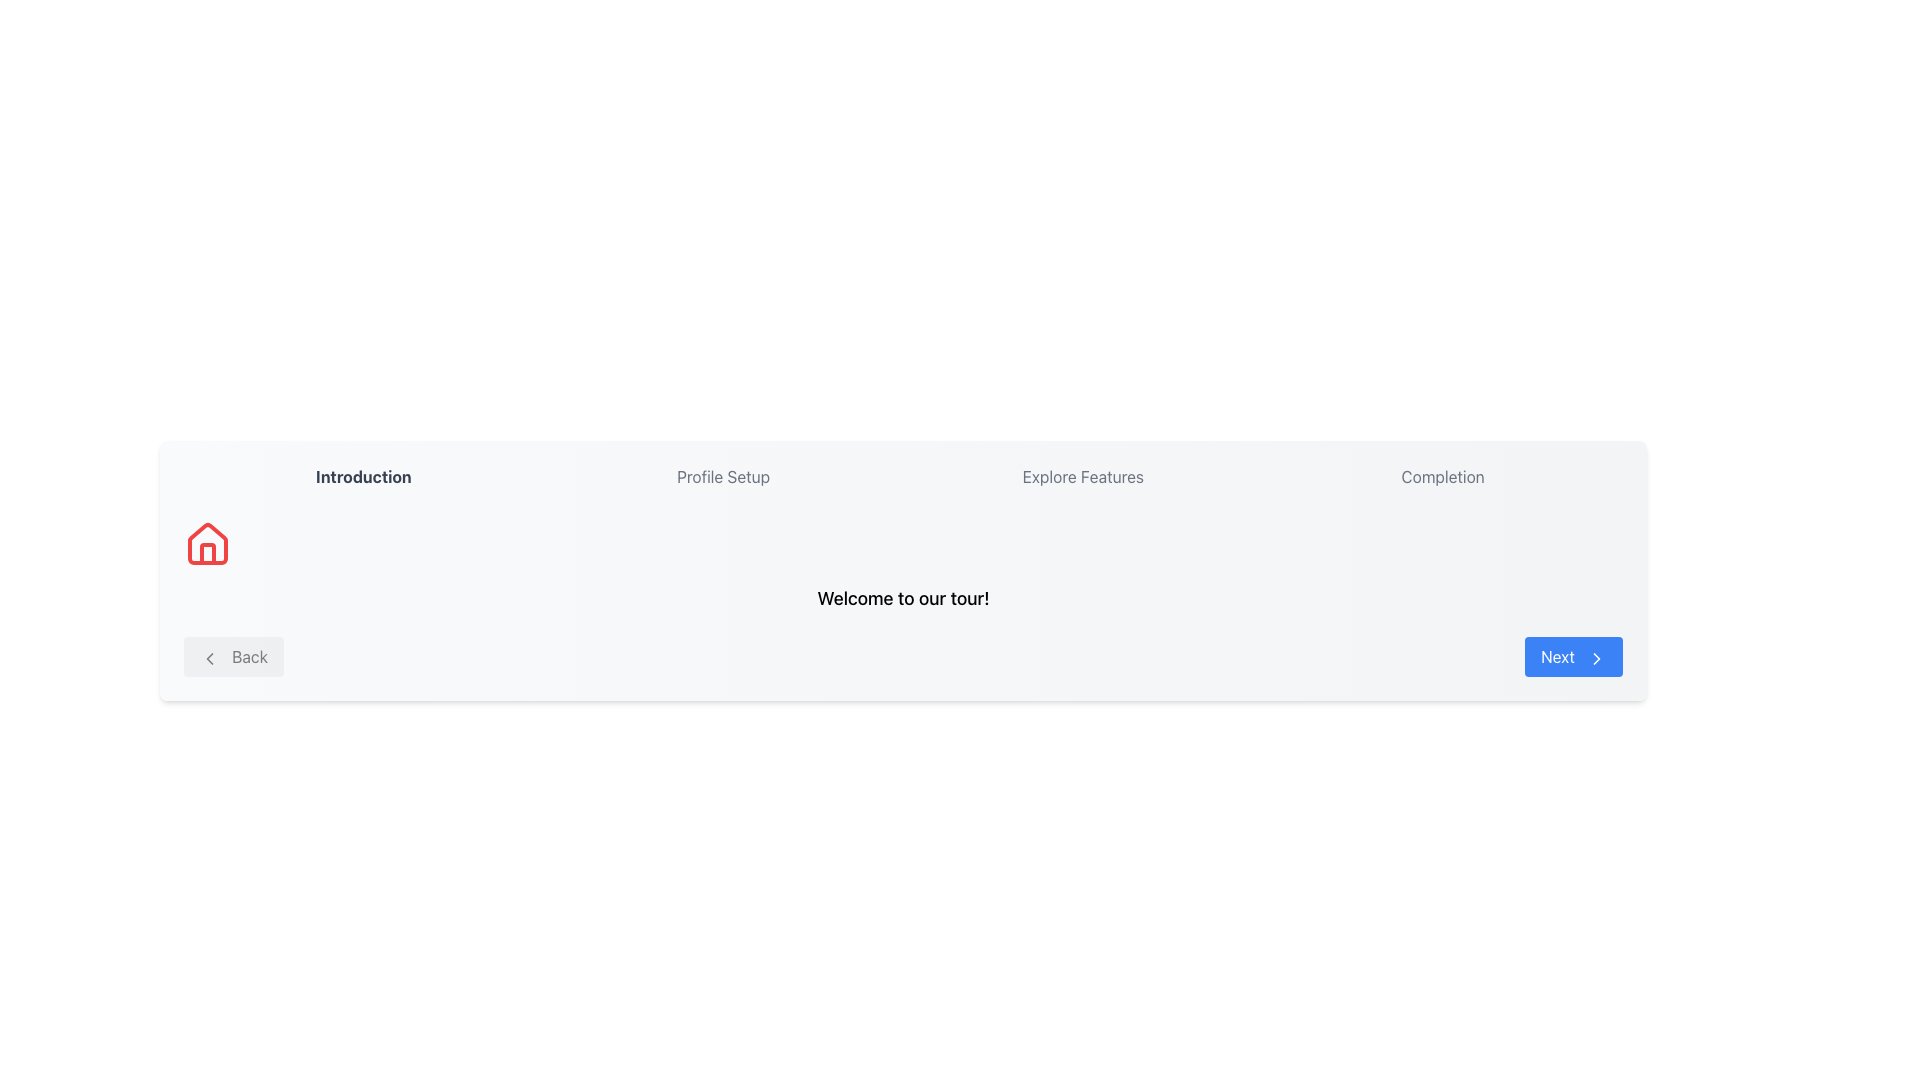 This screenshot has width=1920, height=1080. Describe the element at coordinates (1443, 477) in the screenshot. I see `the 'Completion' label which indicates the final step in the multi-step navigation interface` at that location.